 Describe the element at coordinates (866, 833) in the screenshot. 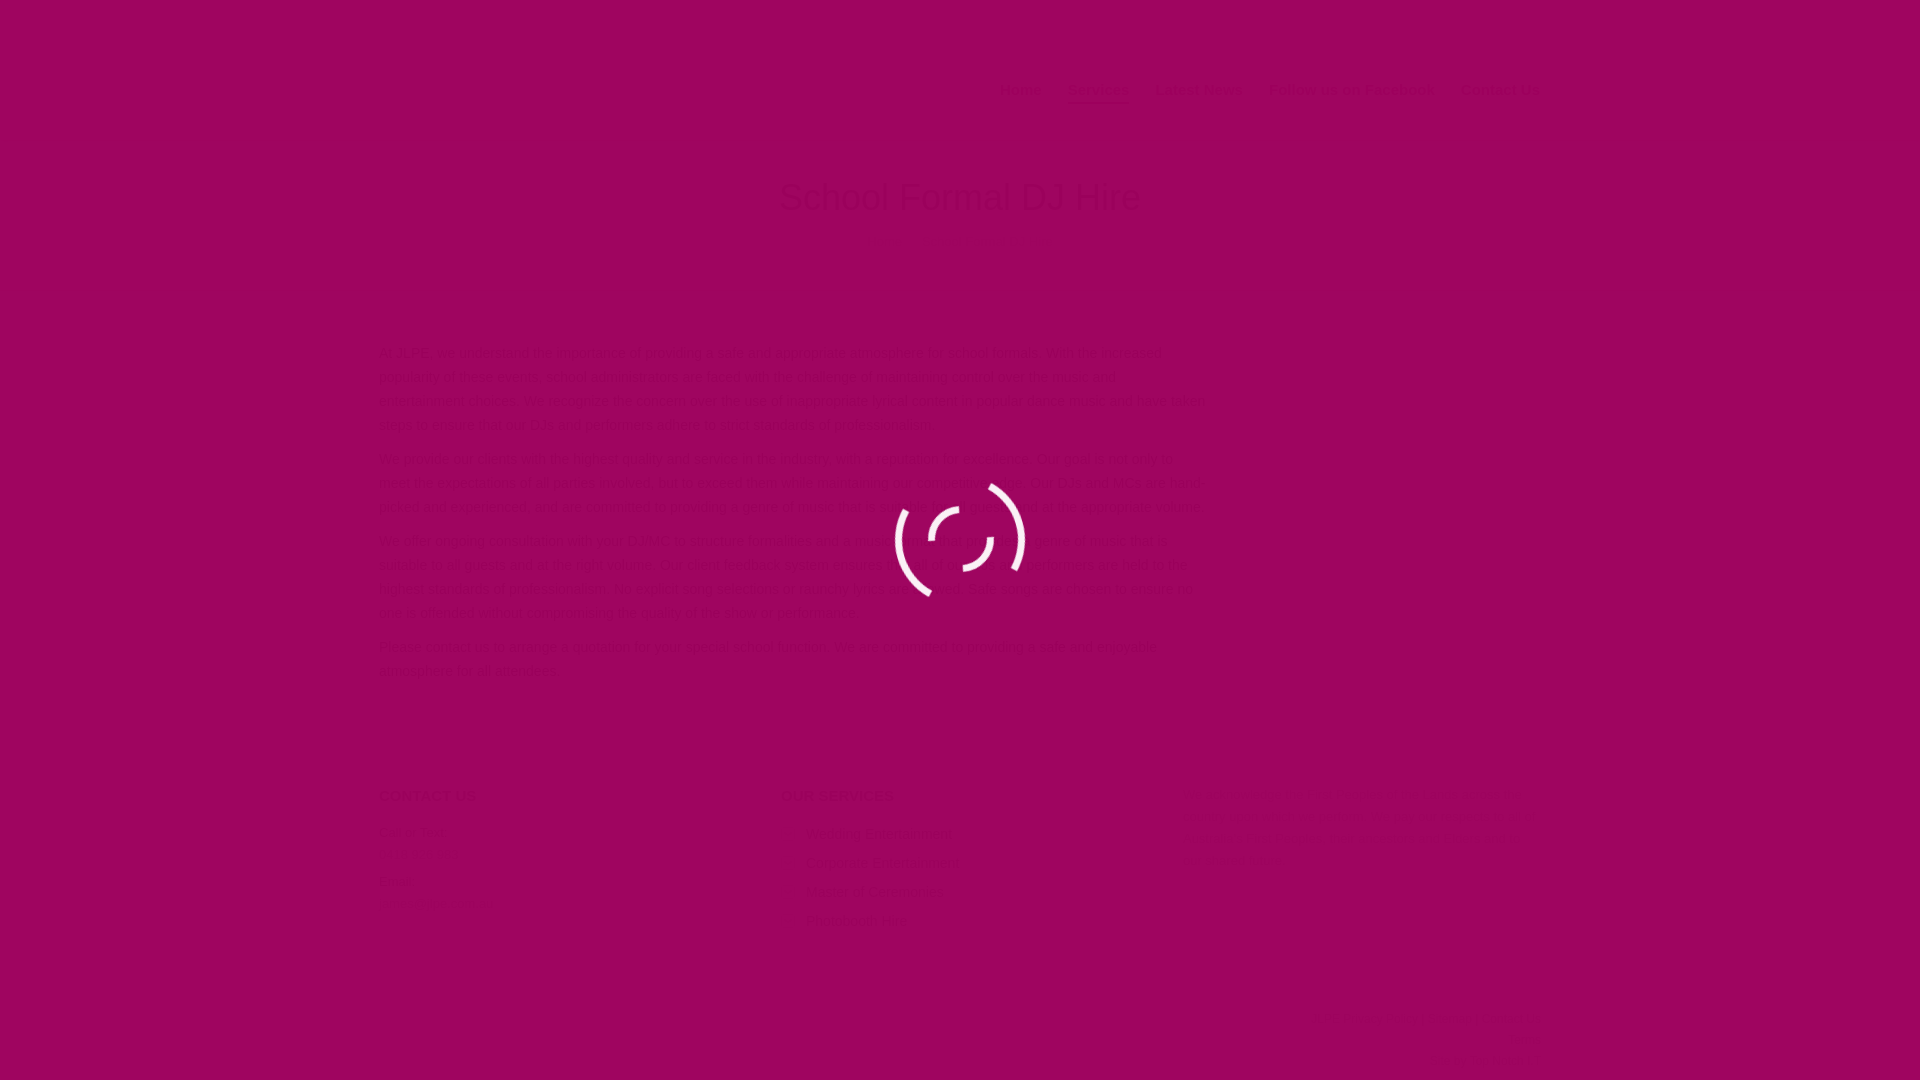

I see `'Wedding Entertainment'` at that location.